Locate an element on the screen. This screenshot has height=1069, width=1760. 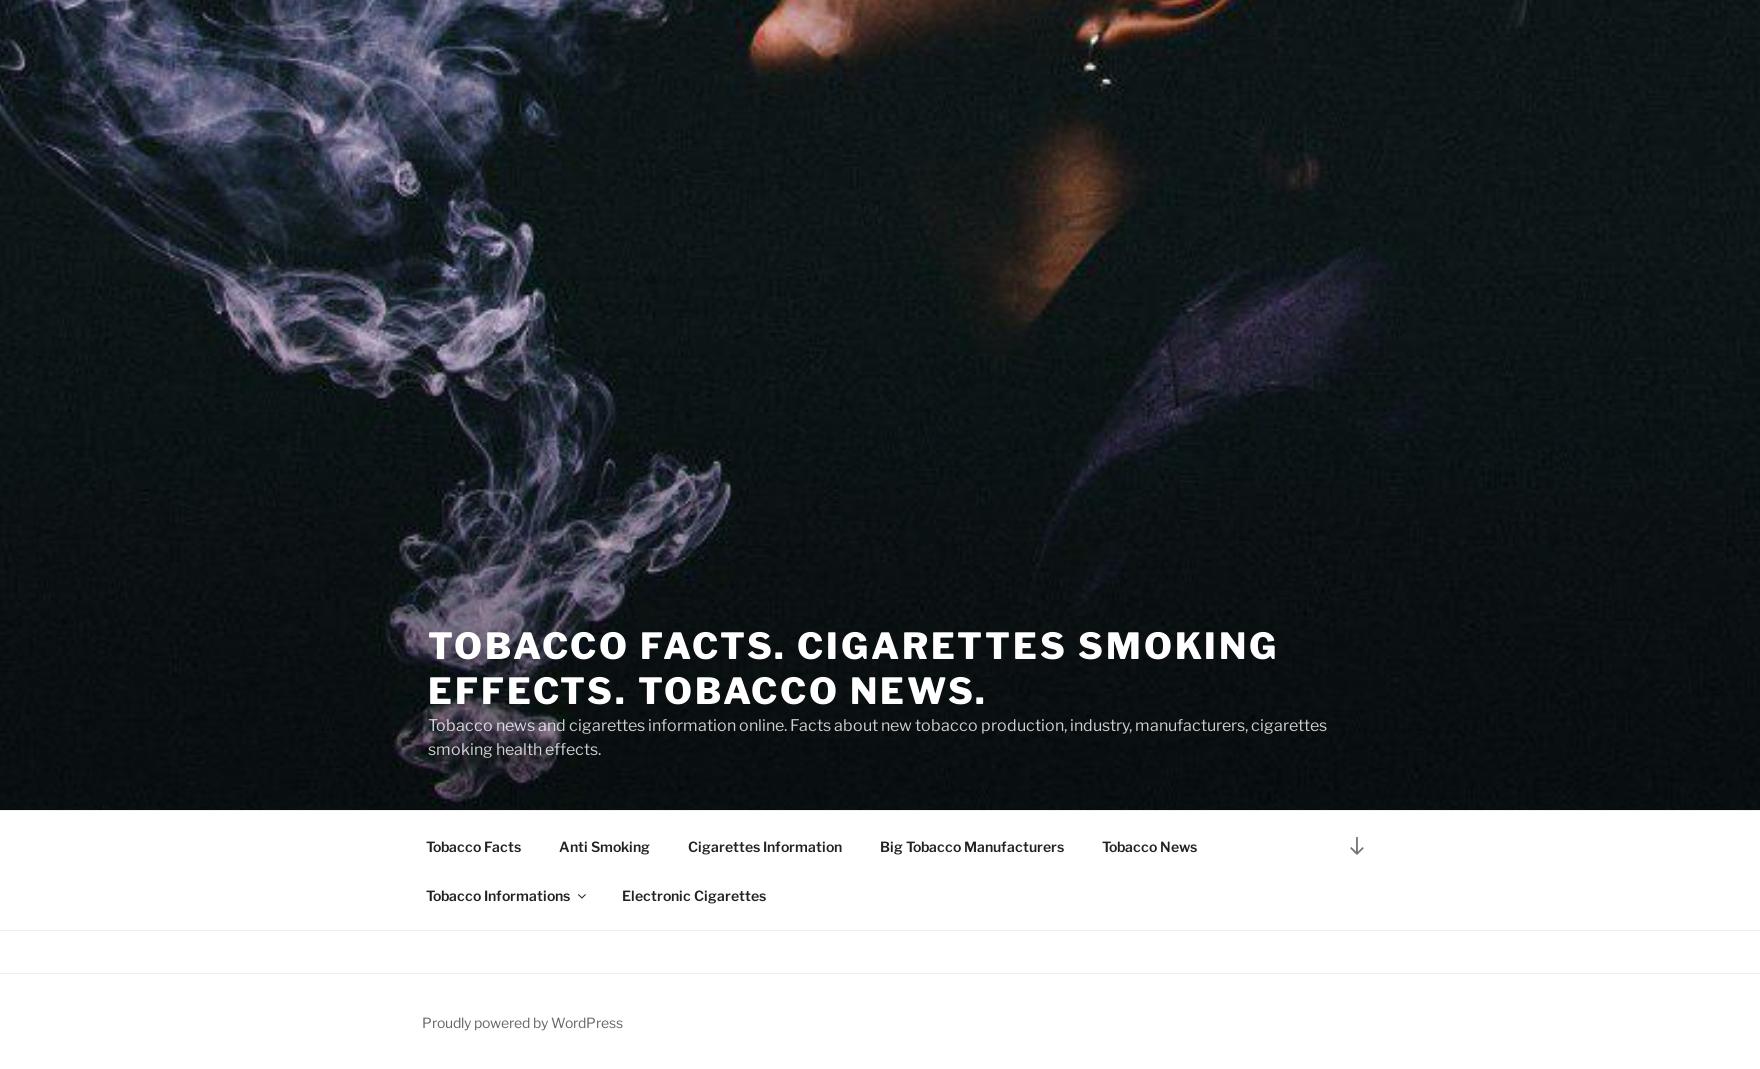
'Tobacco Facts. Cigarettes Smoking Effects. Tobacco News.' is located at coordinates (427, 667).